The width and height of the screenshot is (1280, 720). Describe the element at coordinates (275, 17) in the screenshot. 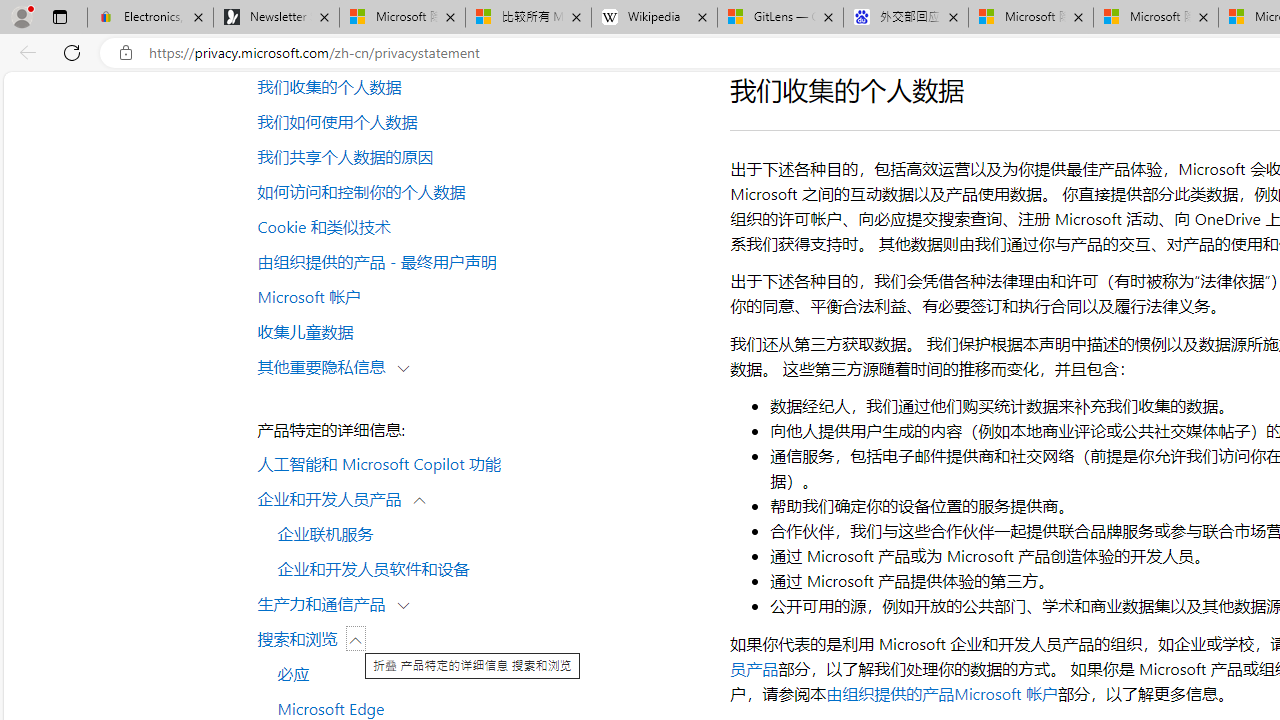

I see `'Newsletter Sign Up'` at that location.